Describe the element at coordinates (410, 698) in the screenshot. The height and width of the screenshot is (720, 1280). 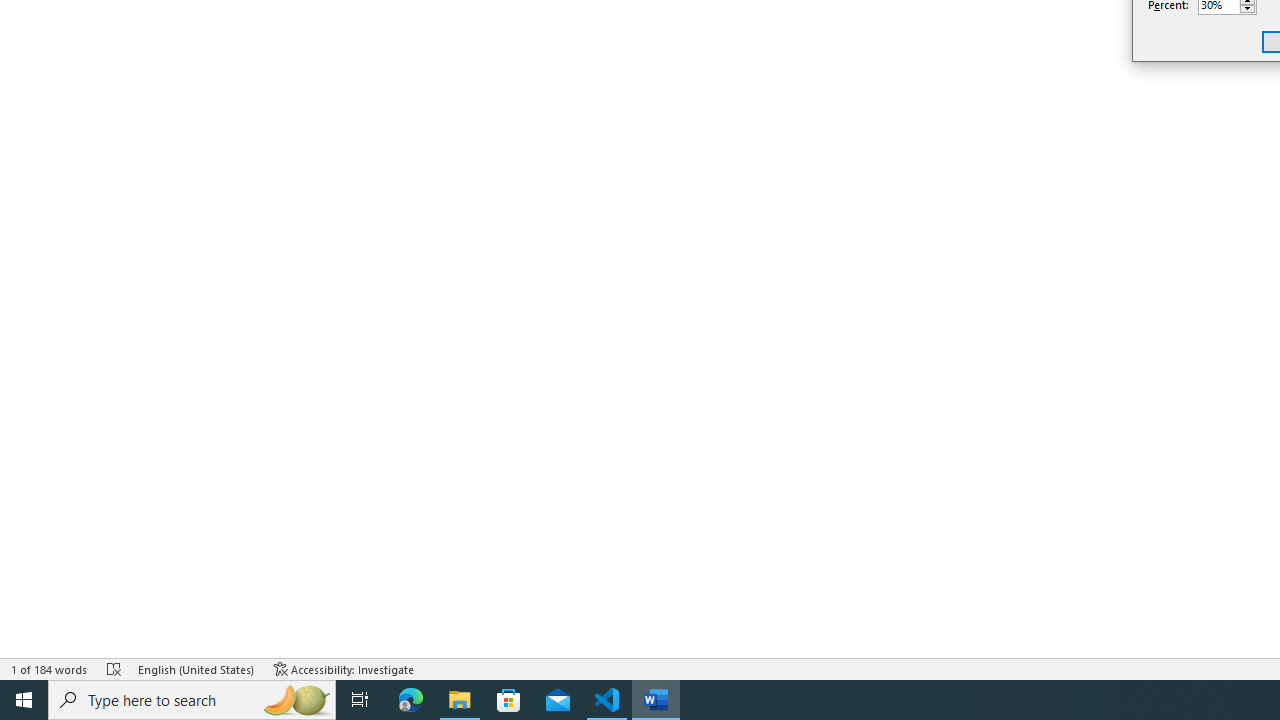
I see `'Microsoft Edge'` at that location.